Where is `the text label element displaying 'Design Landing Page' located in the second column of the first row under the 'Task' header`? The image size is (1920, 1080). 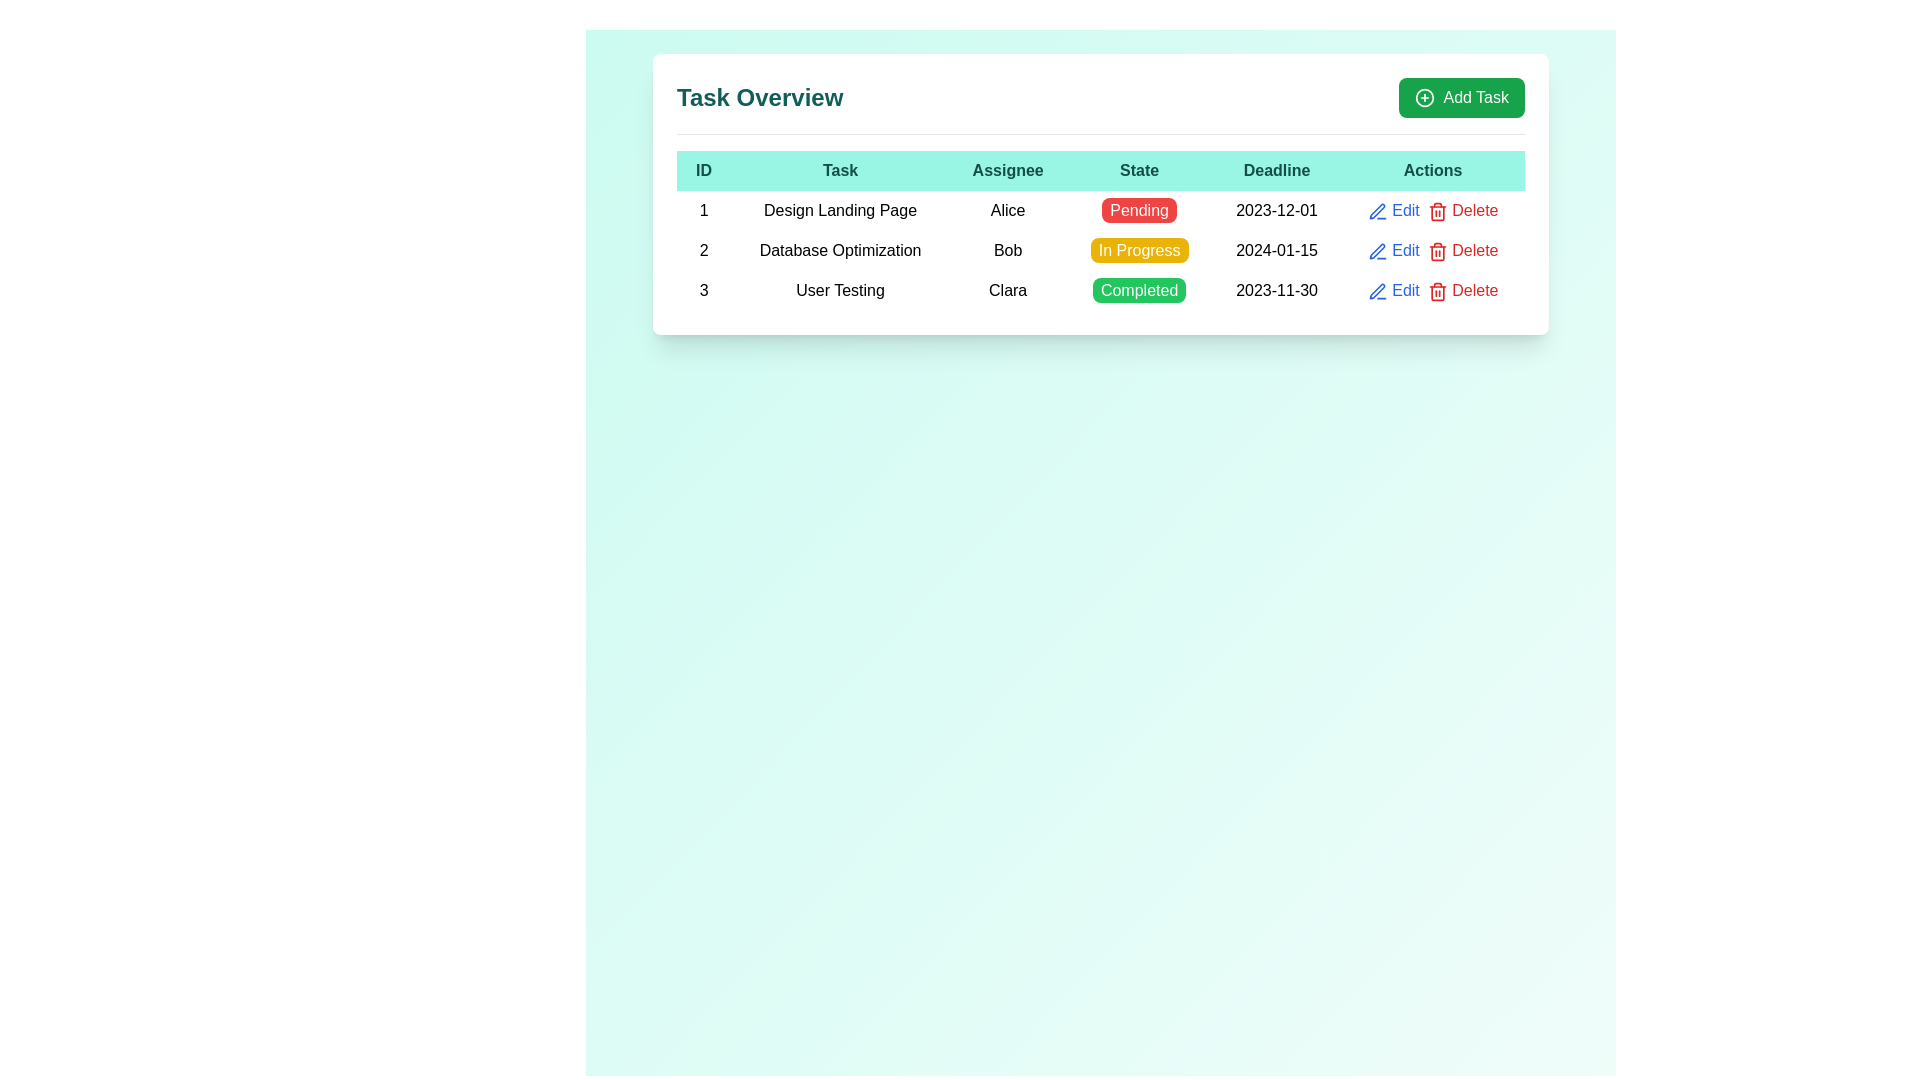
the text label element displaying 'Design Landing Page' located in the second column of the first row under the 'Task' header is located at coordinates (840, 211).